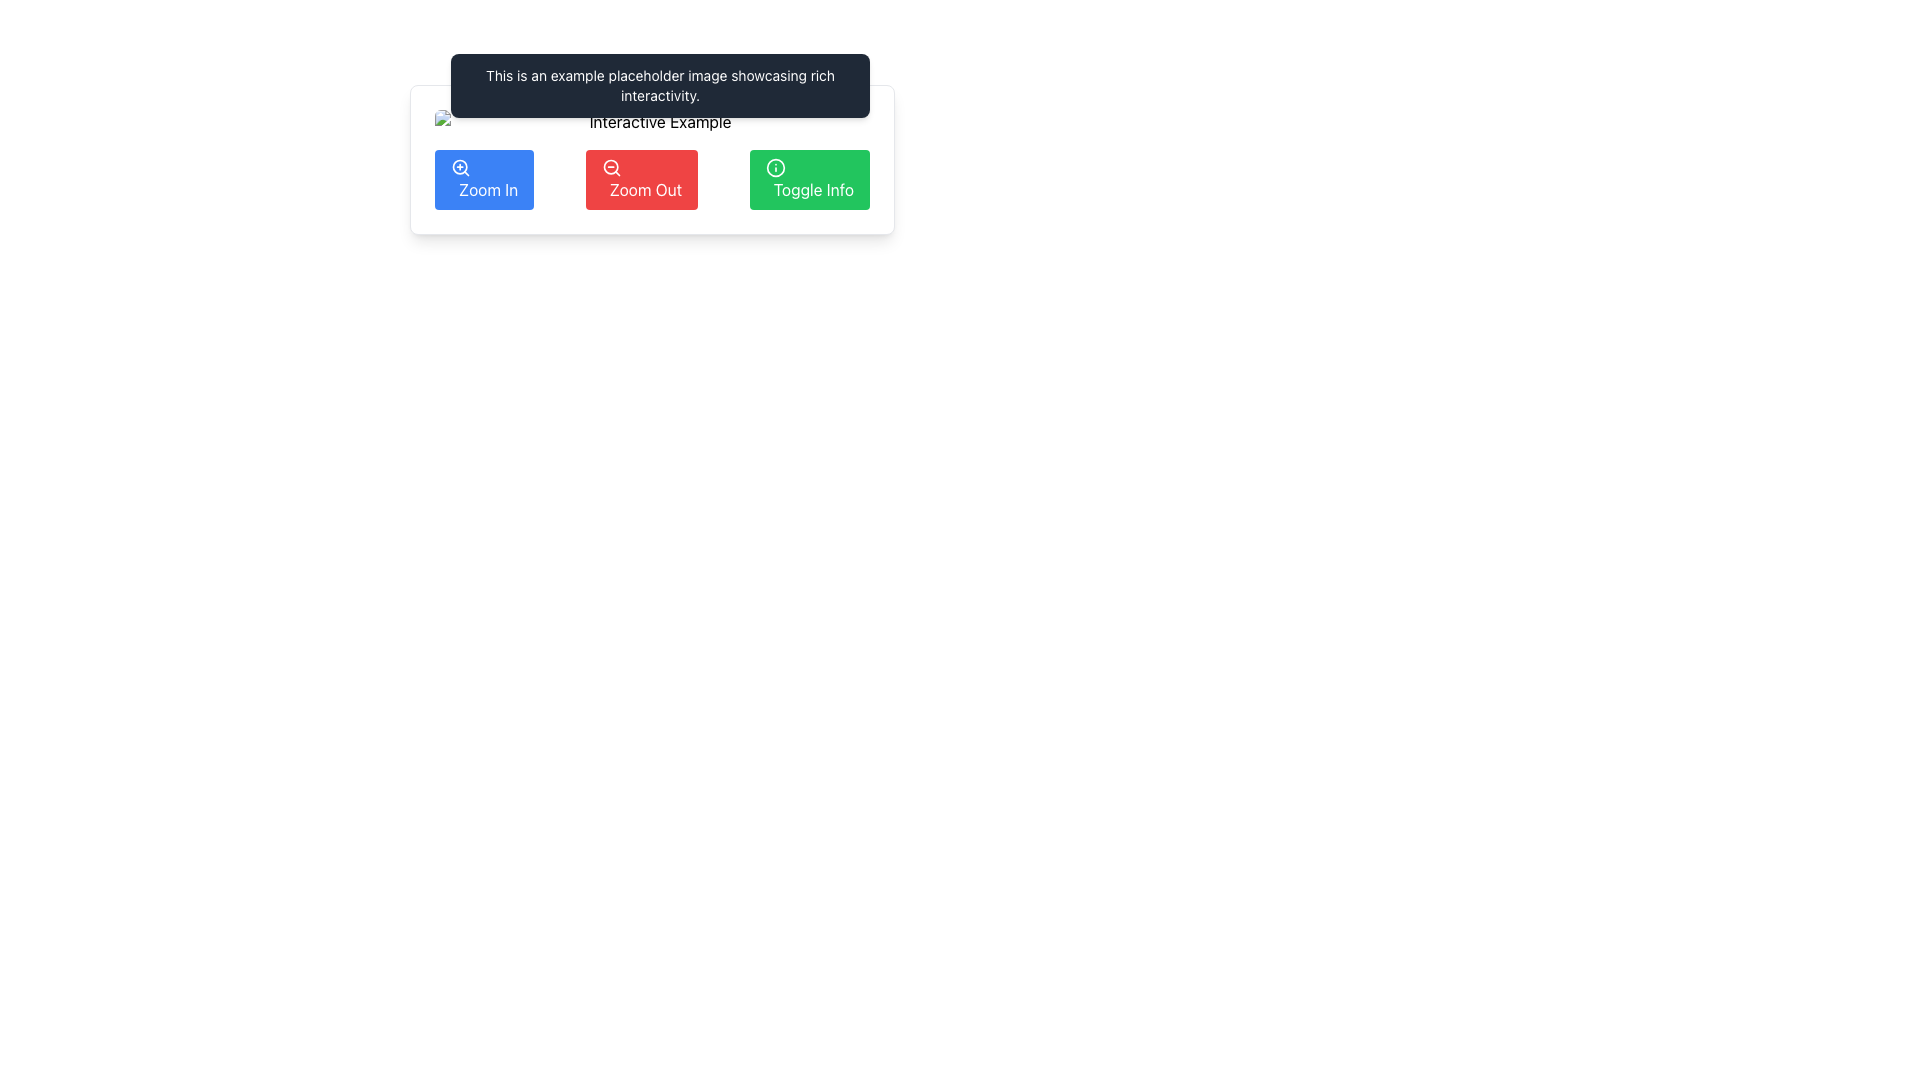  What do you see at coordinates (641, 180) in the screenshot?
I see `the zoom-out button located between the 'Zoom In' button and the 'Toggle Info' button, below the 'Interactive Example' text and image` at bounding box center [641, 180].